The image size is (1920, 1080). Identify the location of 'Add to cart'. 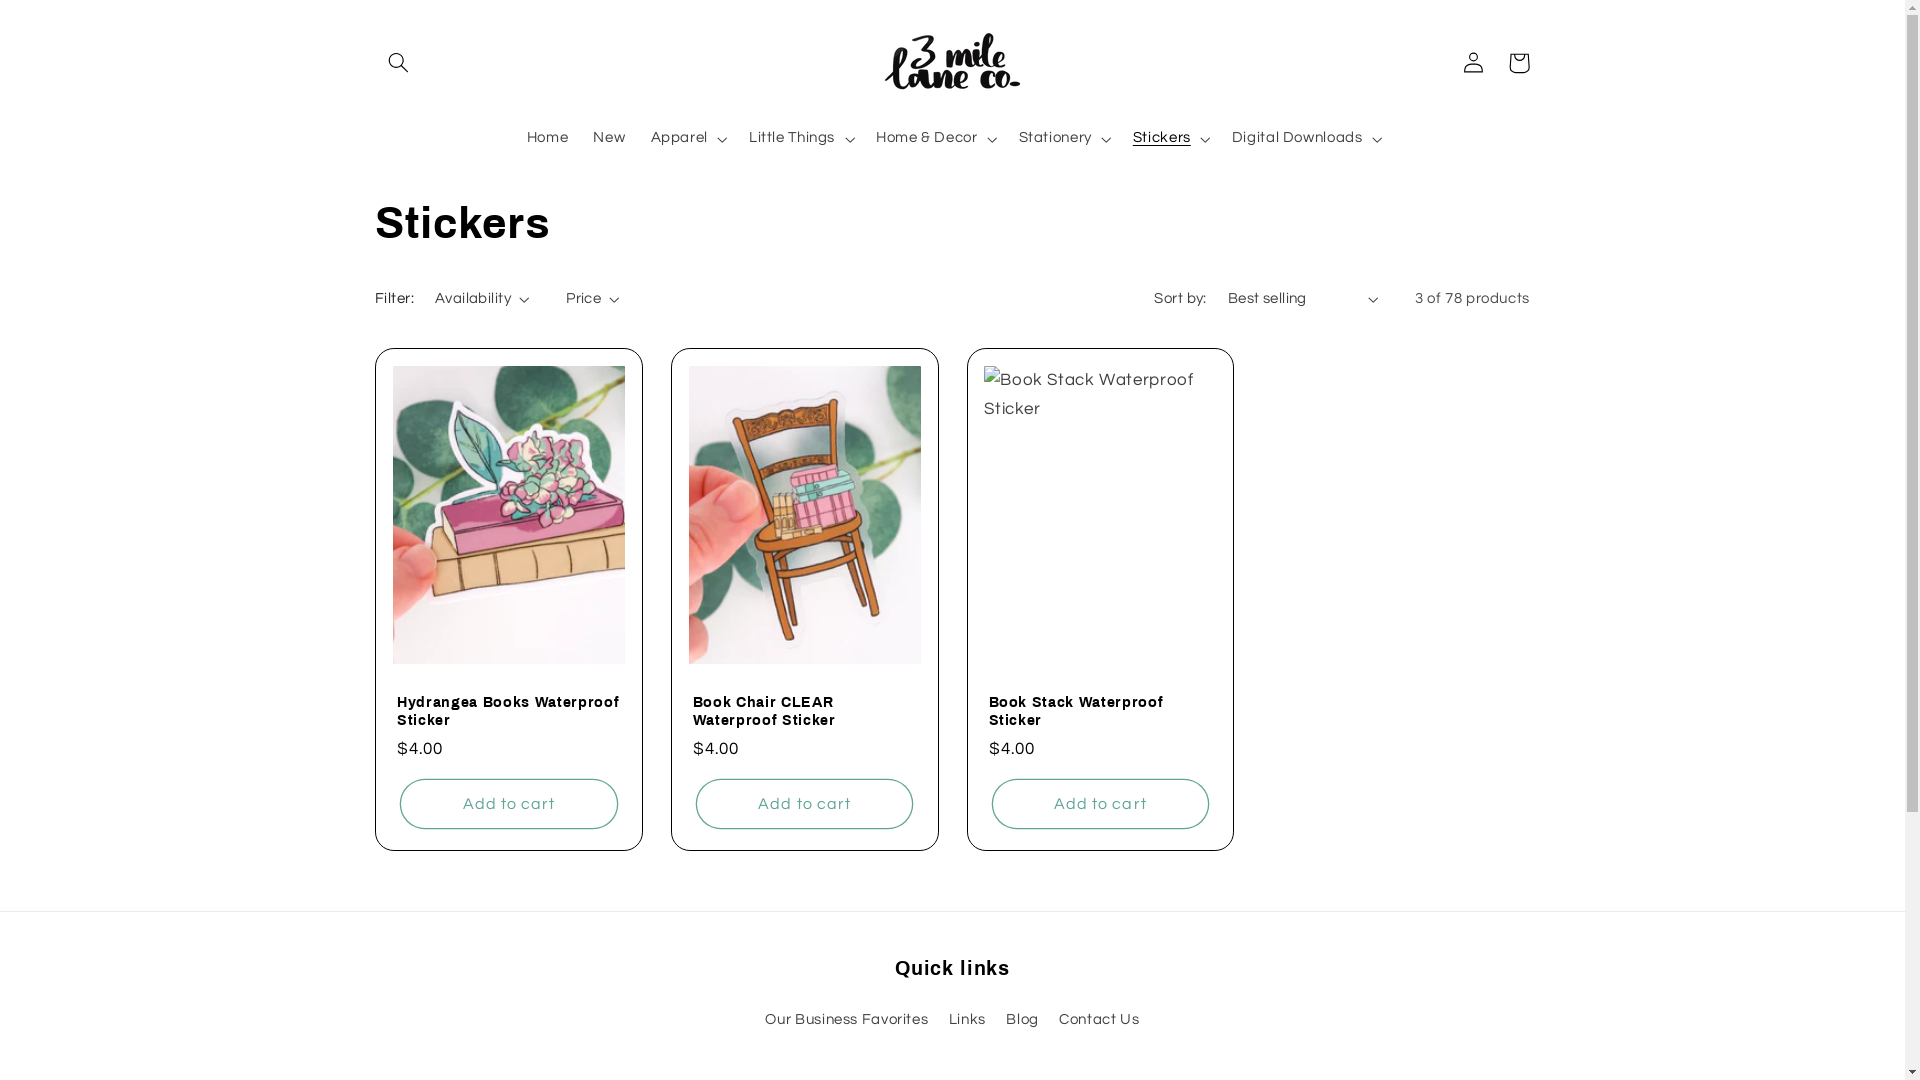
(399, 802).